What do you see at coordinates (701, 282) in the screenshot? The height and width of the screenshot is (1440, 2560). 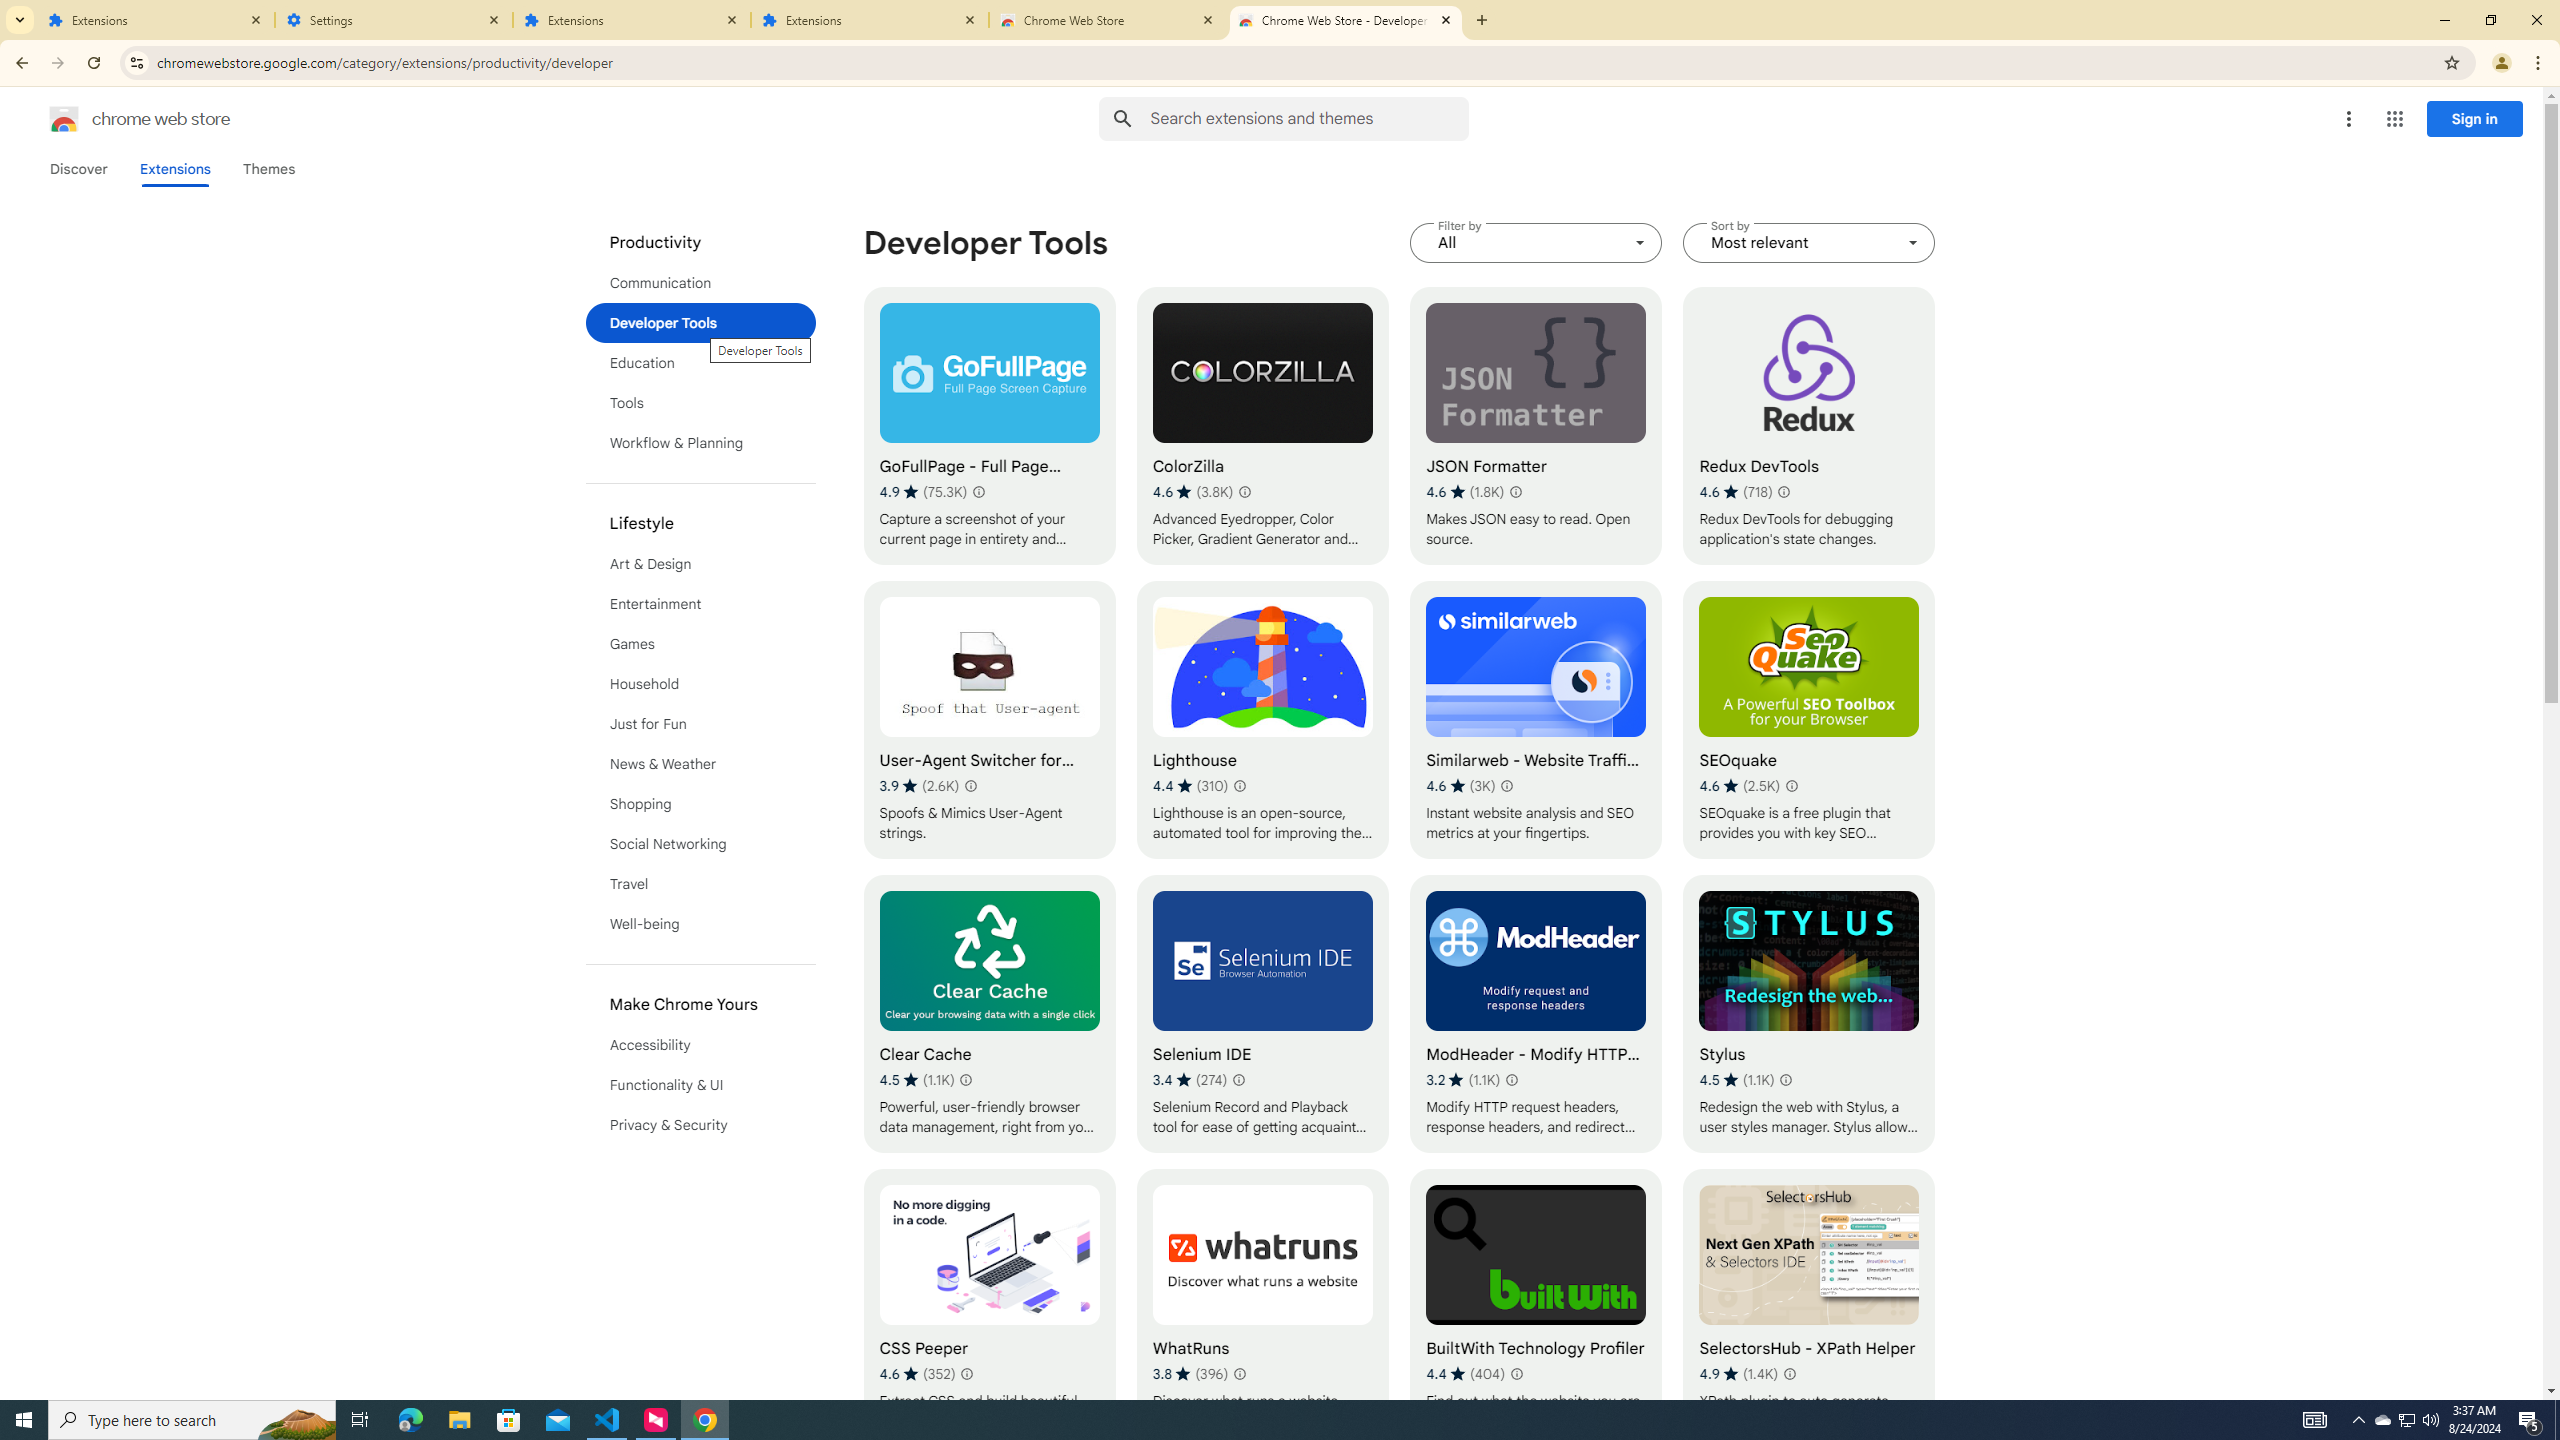 I see `'Communication'` at bounding box center [701, 282].